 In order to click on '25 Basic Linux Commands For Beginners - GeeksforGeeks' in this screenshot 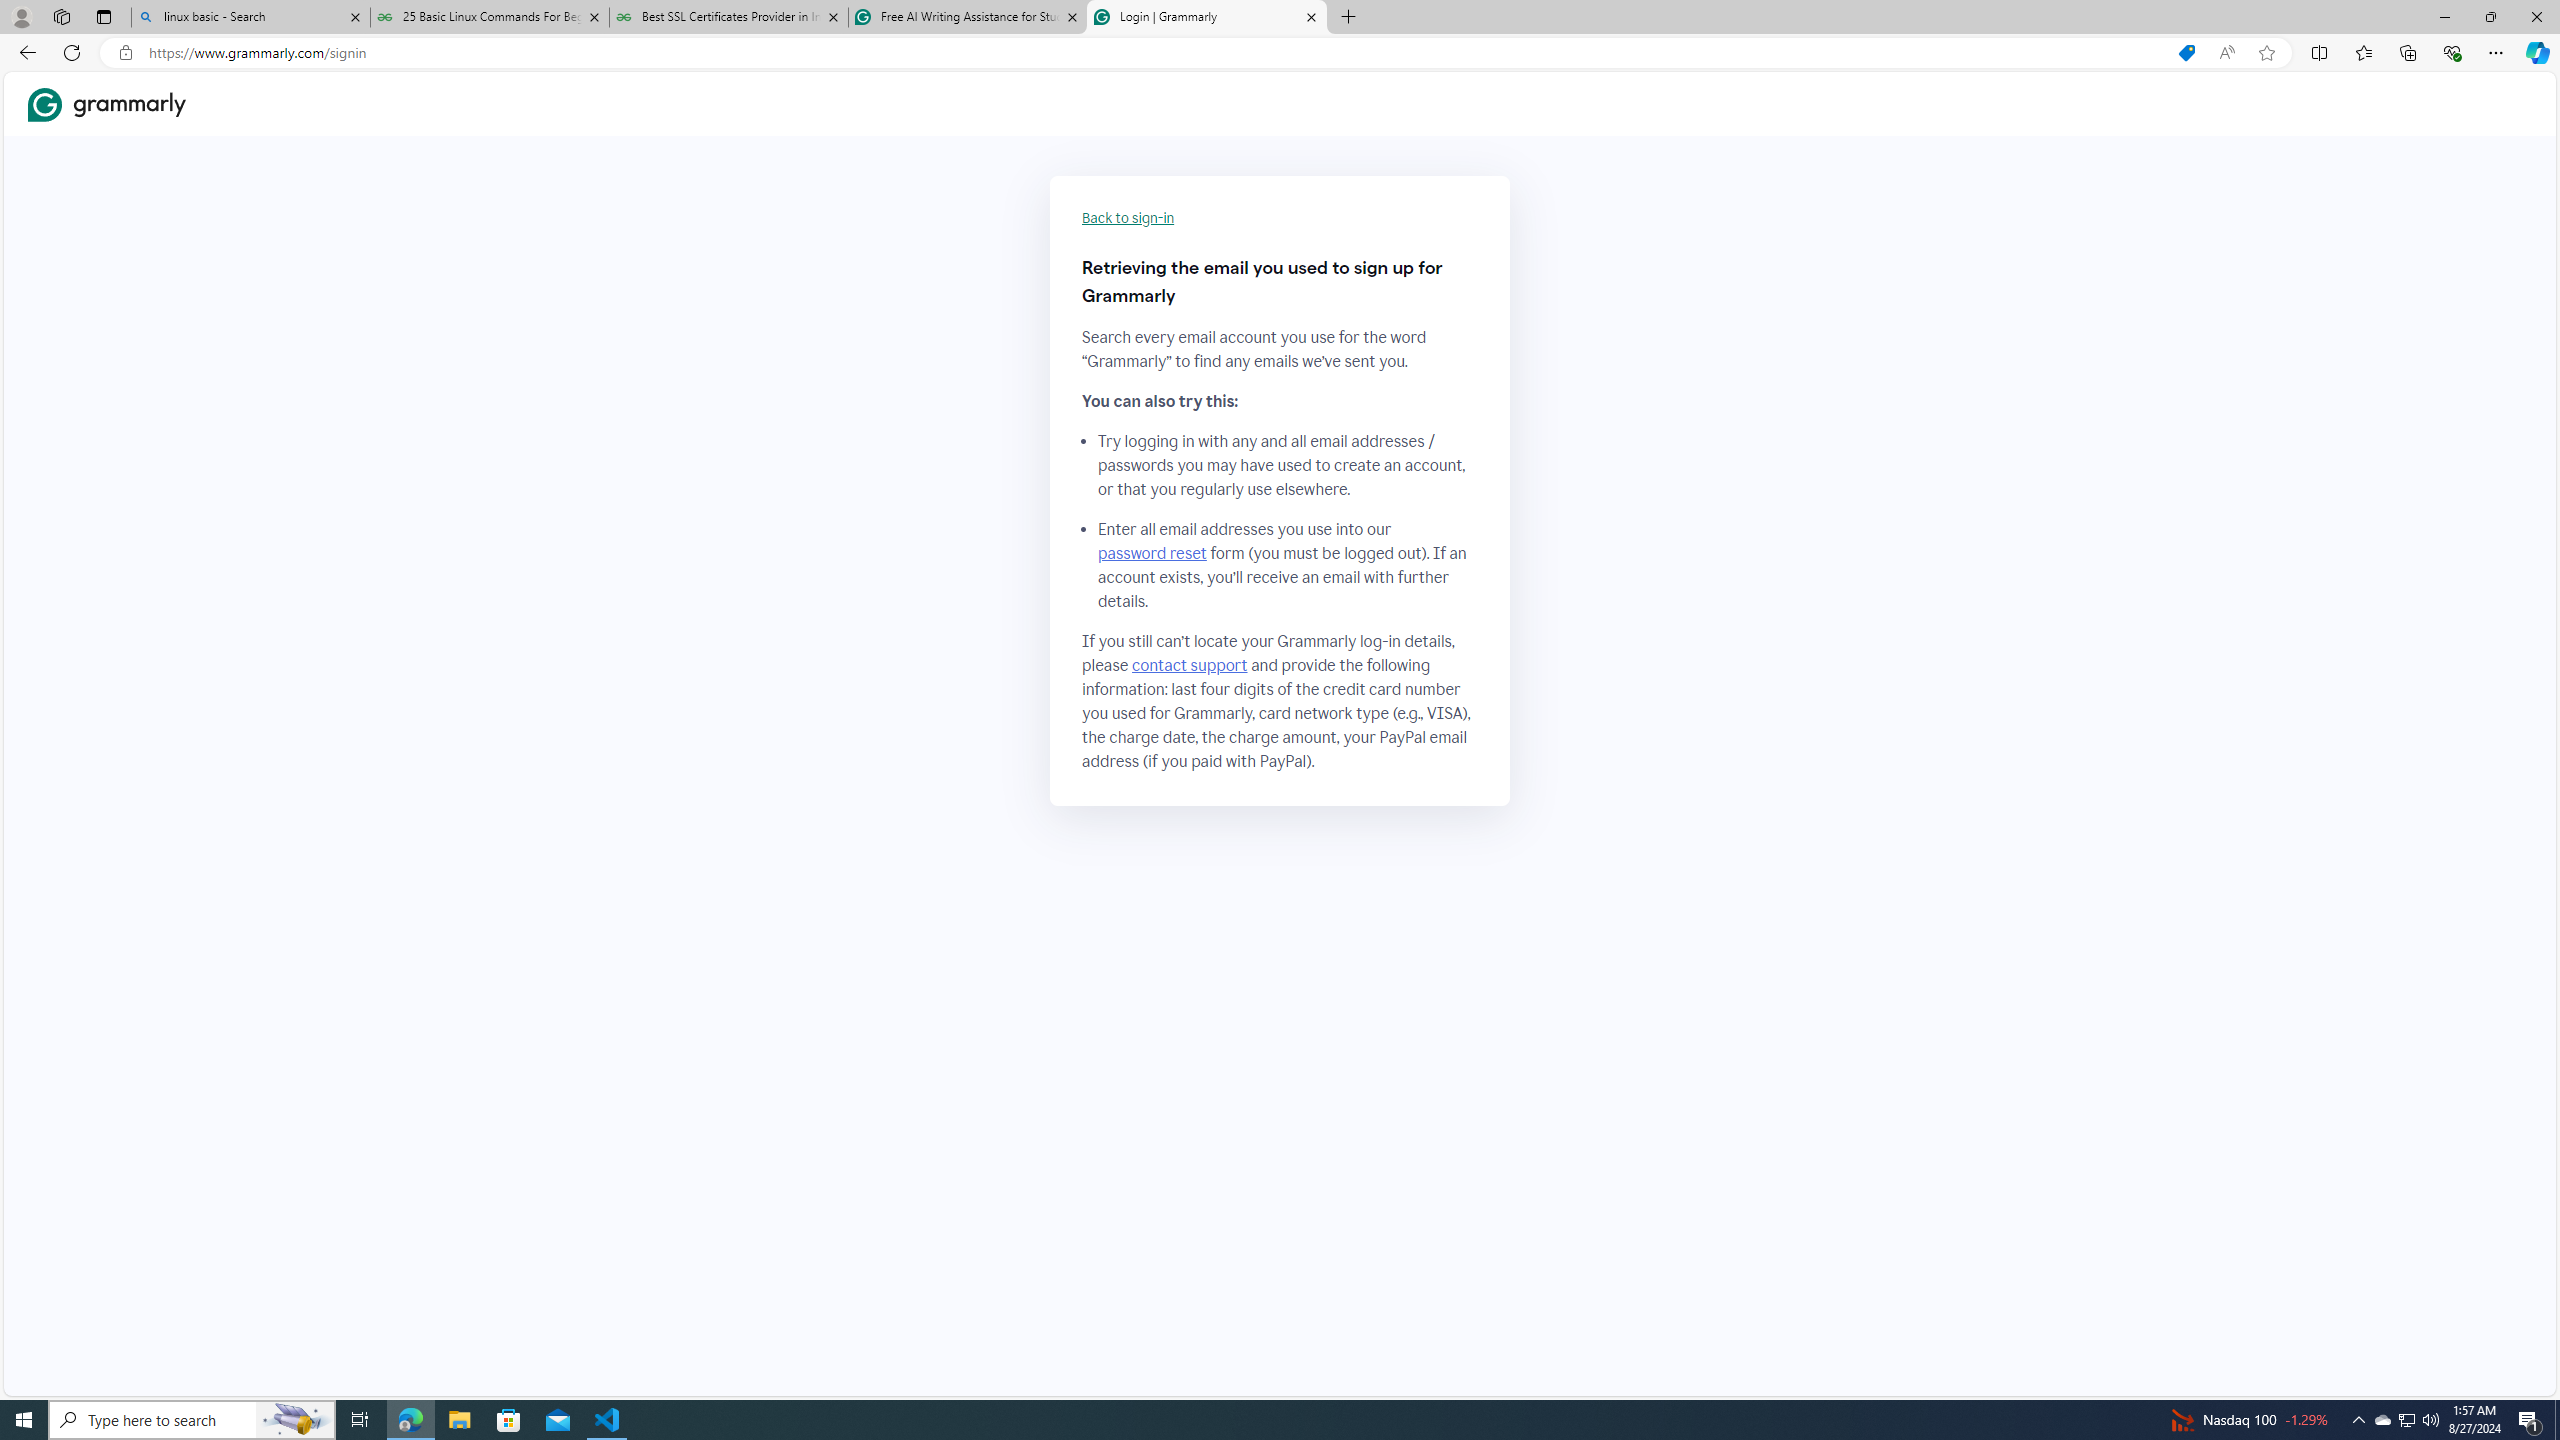, I will do `click(488, 16)`.